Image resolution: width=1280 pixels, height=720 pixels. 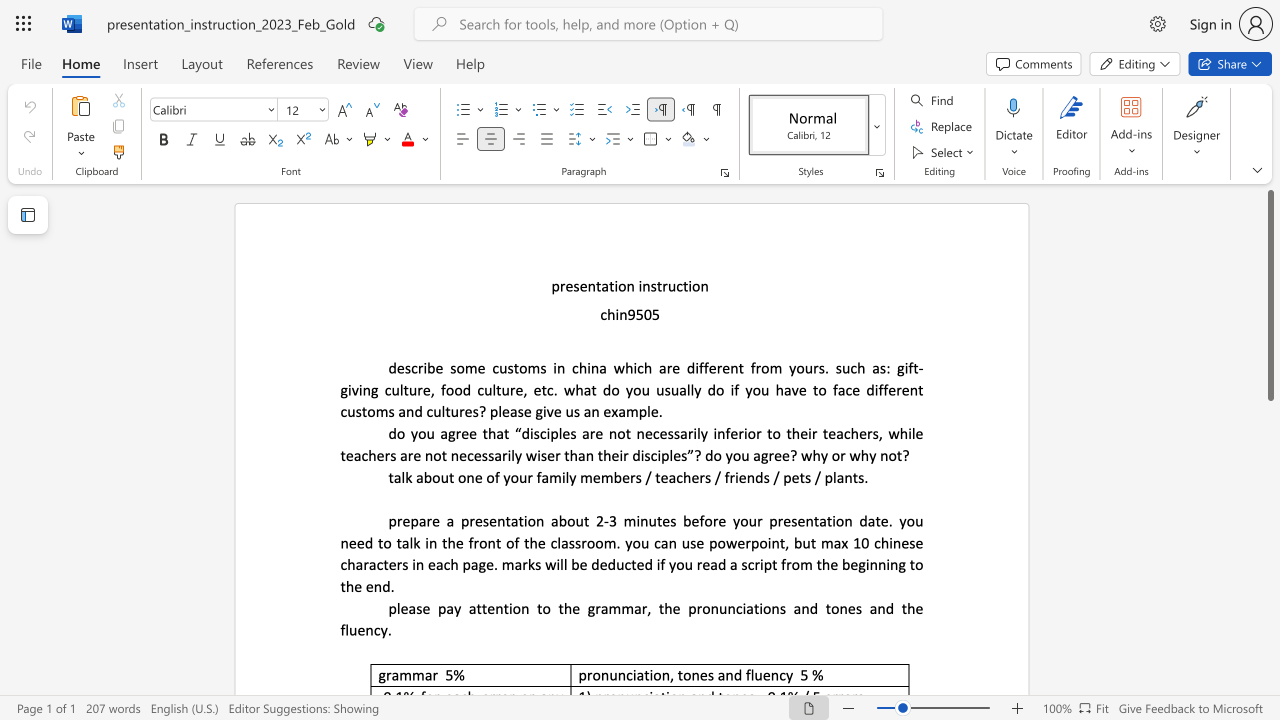 What do you see at coordinates (1269, 608) in the screenshot?
I see `the vertical scrollbar to lower the page content` at bounding box center [1269, 608].